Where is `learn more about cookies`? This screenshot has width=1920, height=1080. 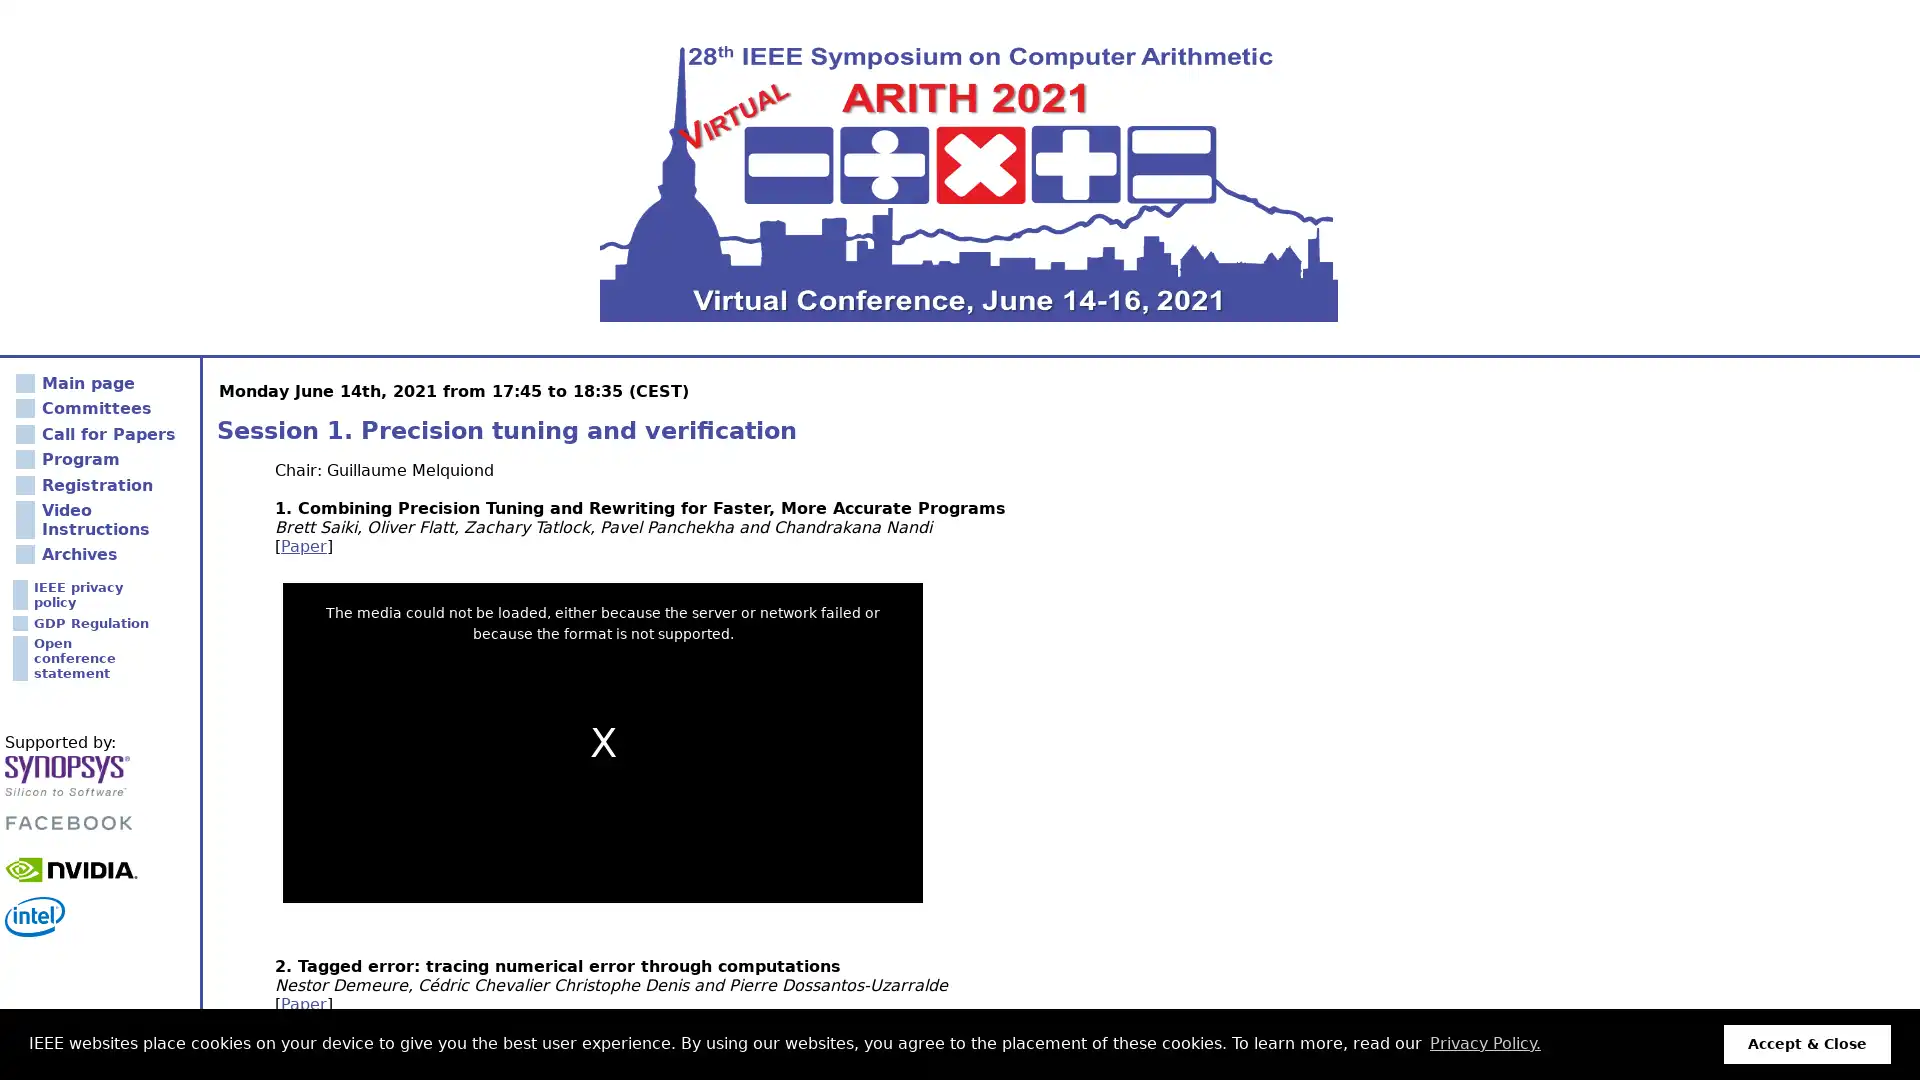
learn more about cookies is located at coordinates (1484, 1043).